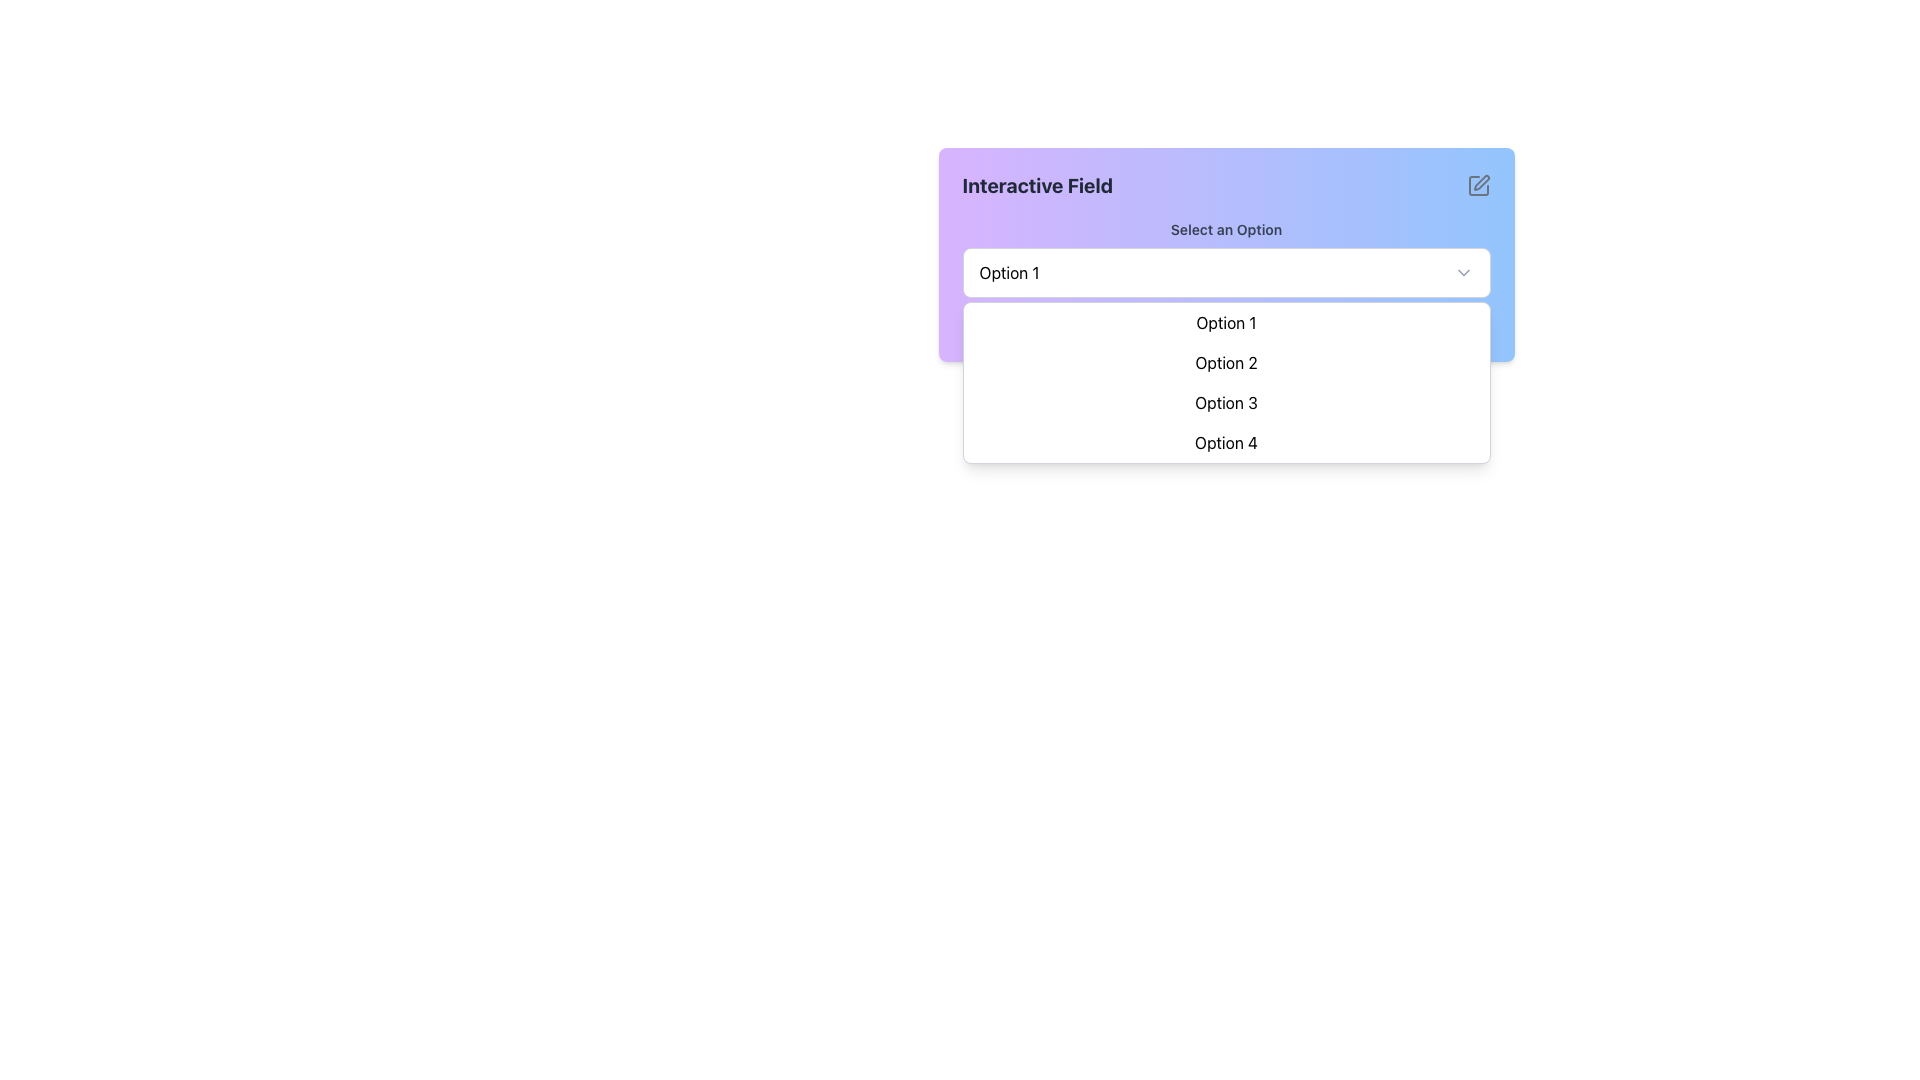 The image size is (1920, 1080). I want to click on the first entry of the dropdown menu labeled 'Option 1', so click(1225, 322).